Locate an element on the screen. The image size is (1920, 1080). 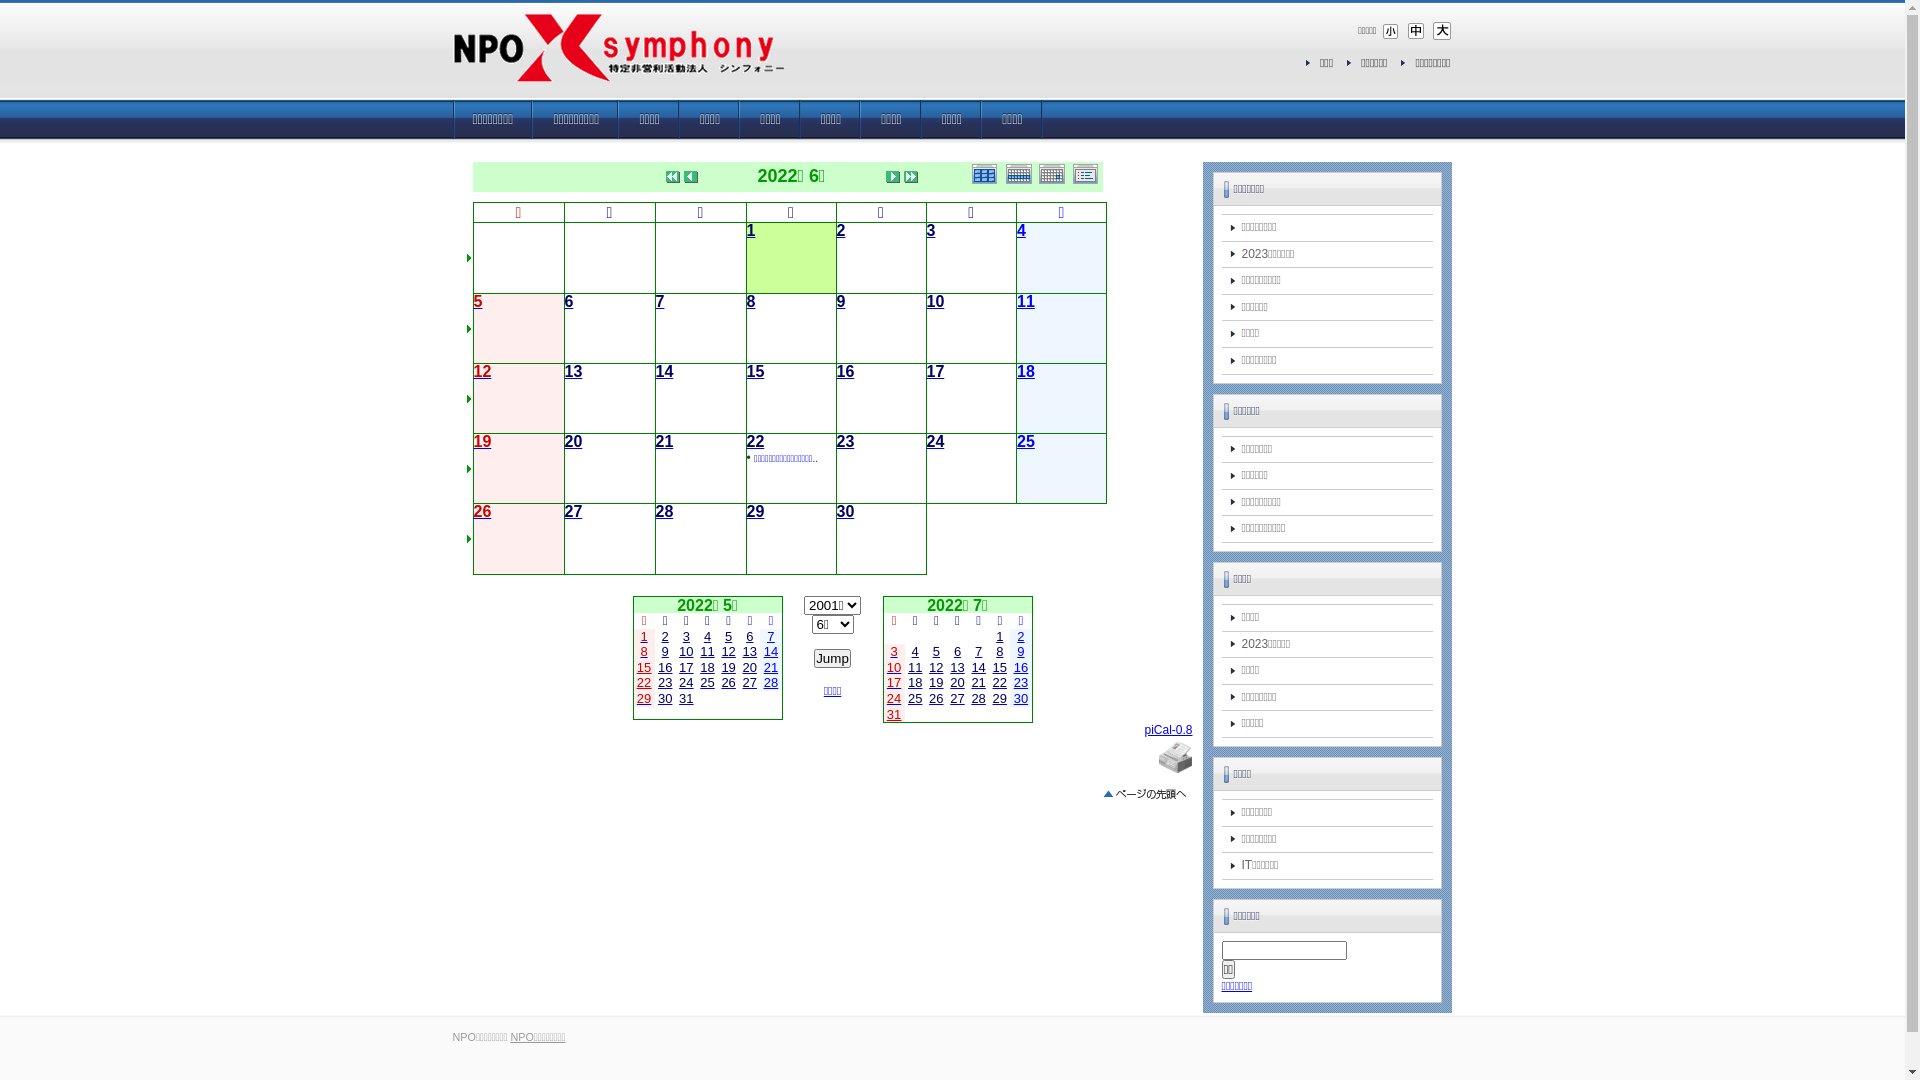
'8' is located at coordinates (744, 303).